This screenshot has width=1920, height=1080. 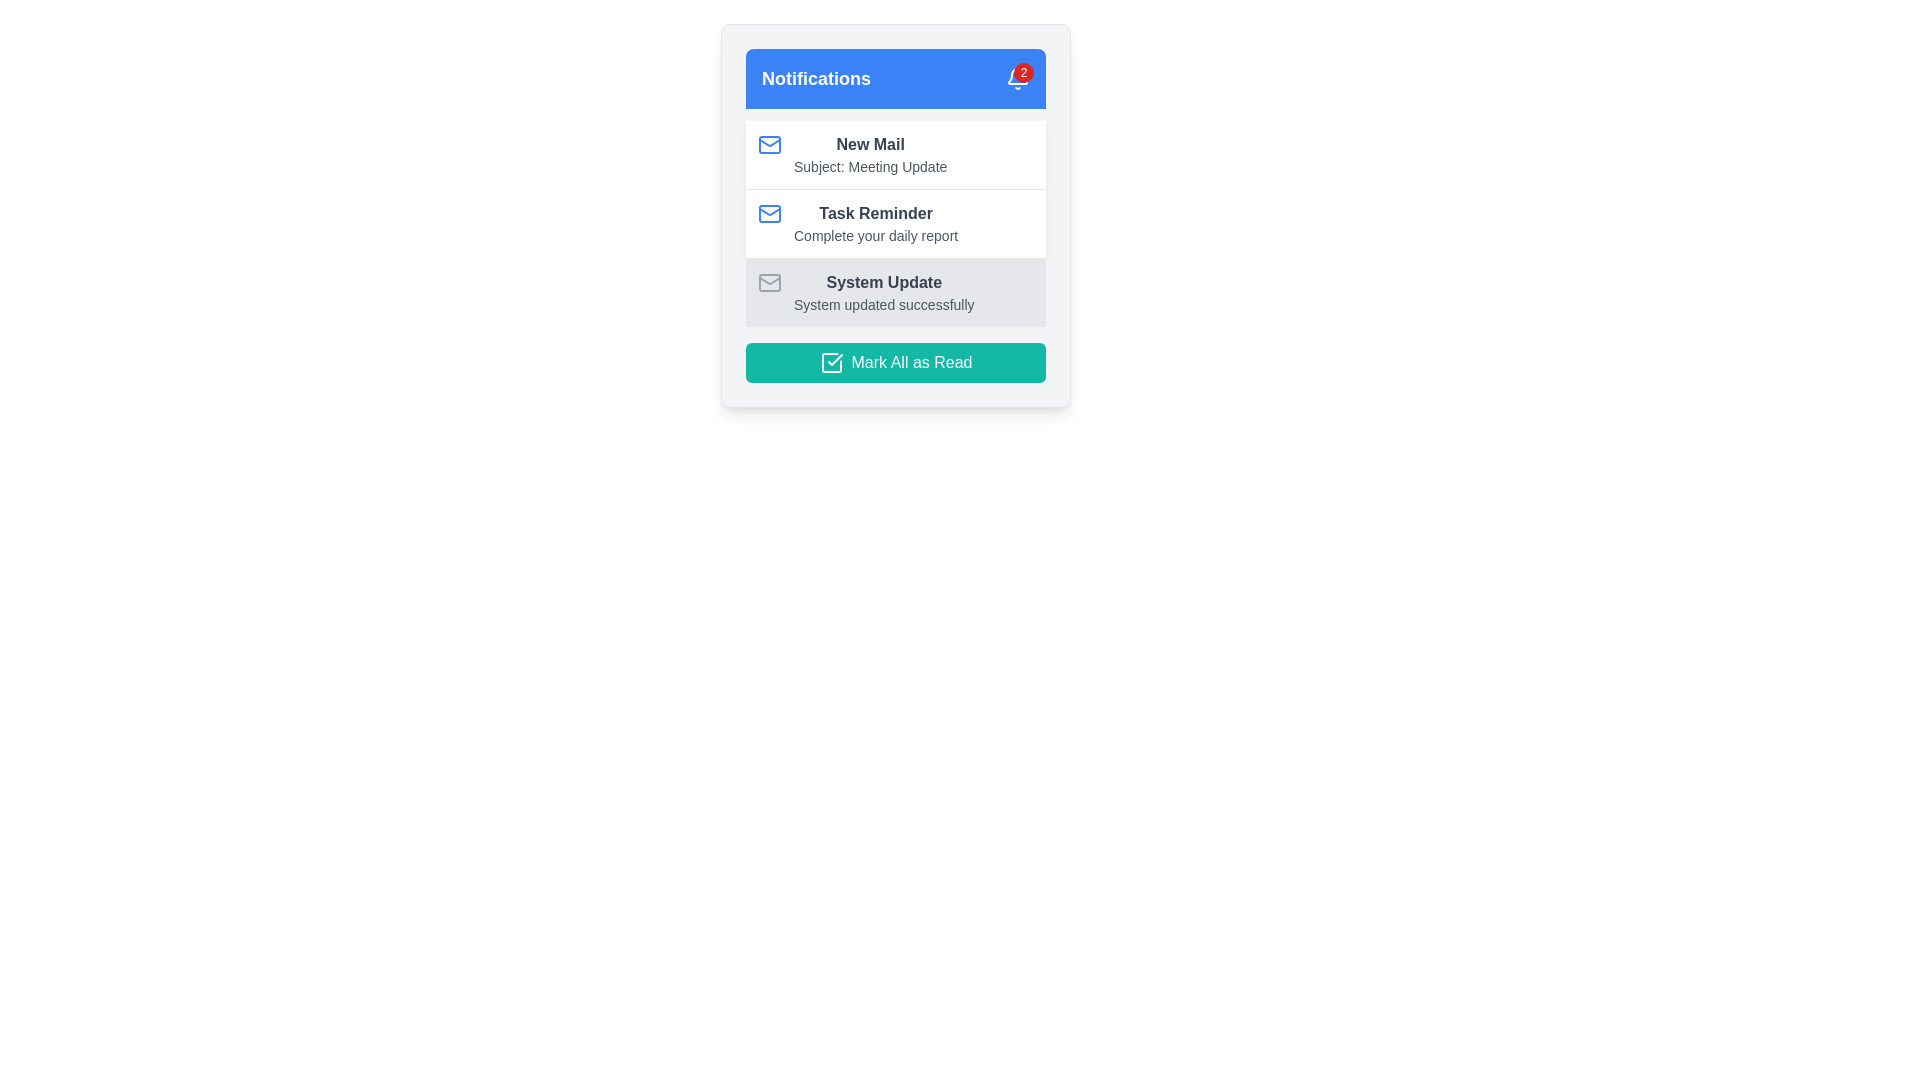 What do you see at coordinates (895, 153) in the screenshot?
I see `the first notification list item that indicates a new mail with the subject 'Meeting Update', which is located immediately below the notification header` at bounding box center [895, 153].